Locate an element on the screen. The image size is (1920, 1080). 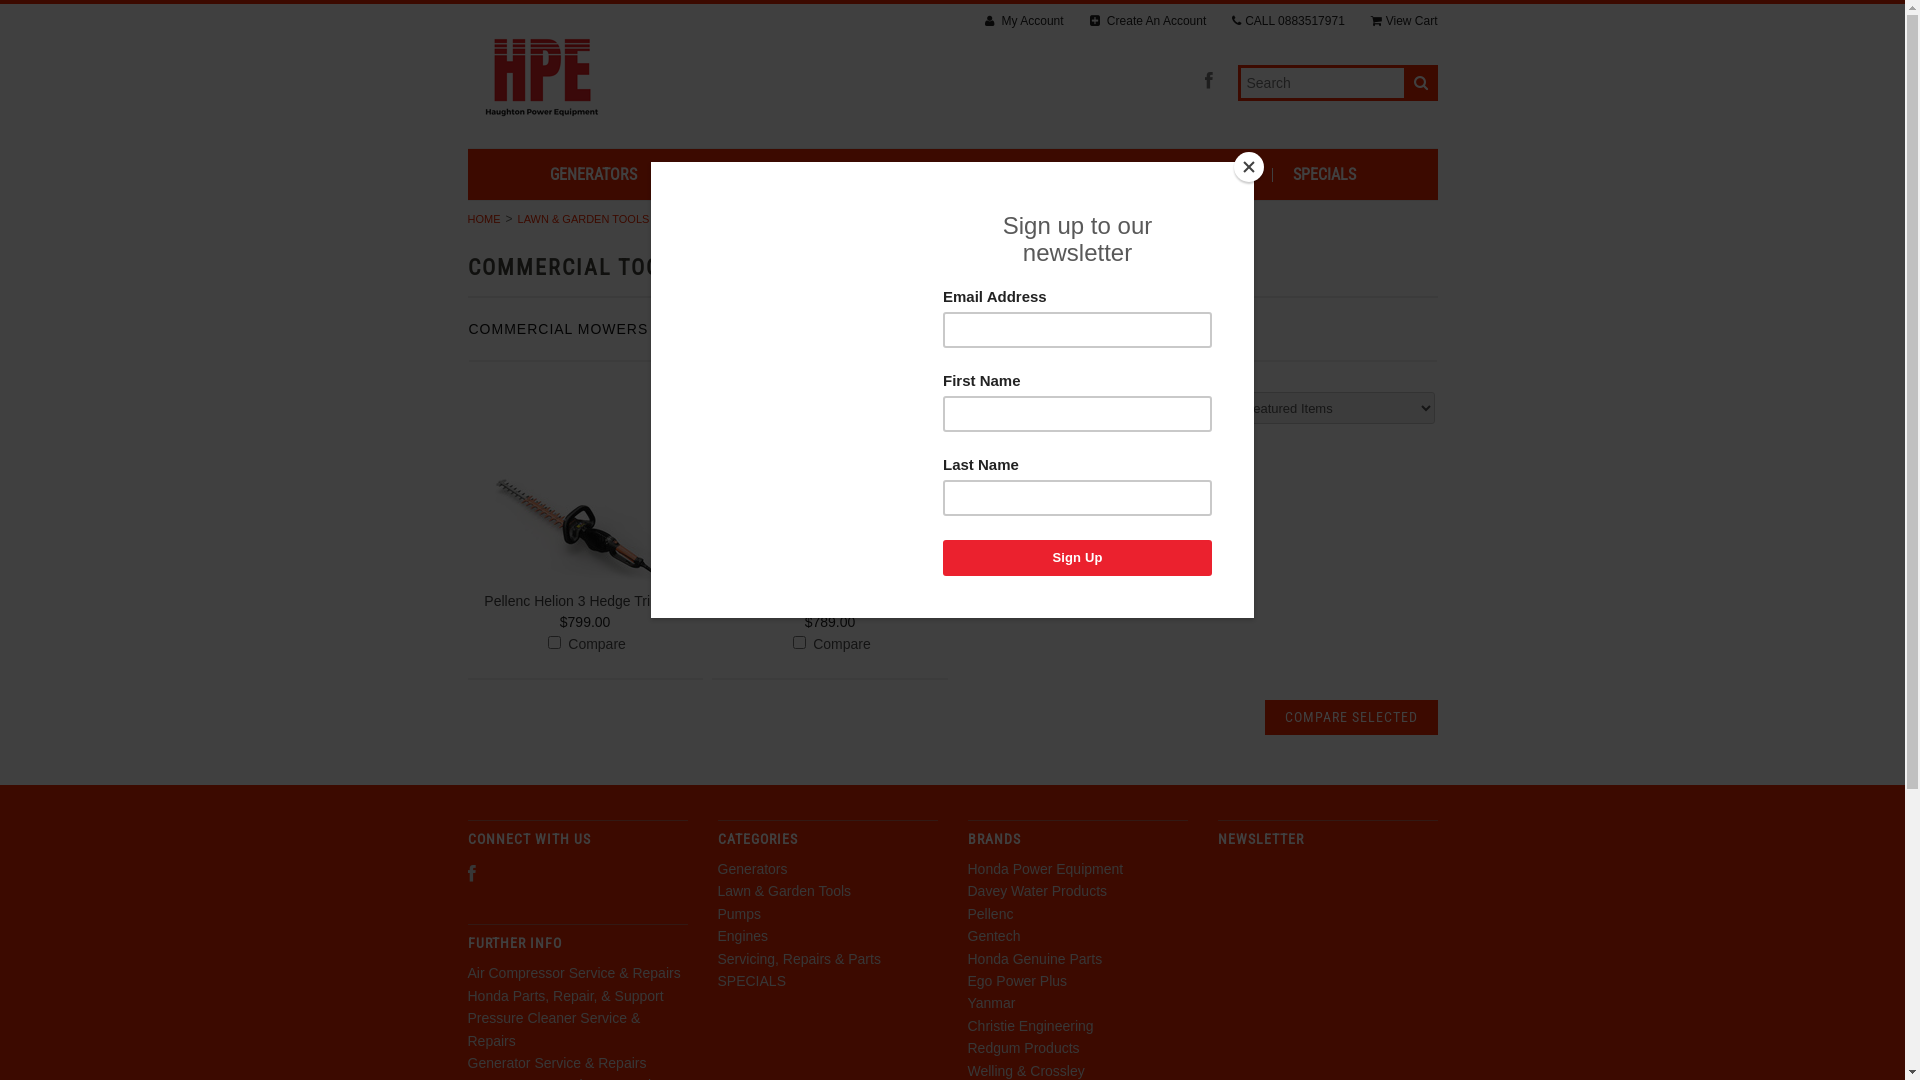
'Pellenc' is located at coordinates (990, 914).